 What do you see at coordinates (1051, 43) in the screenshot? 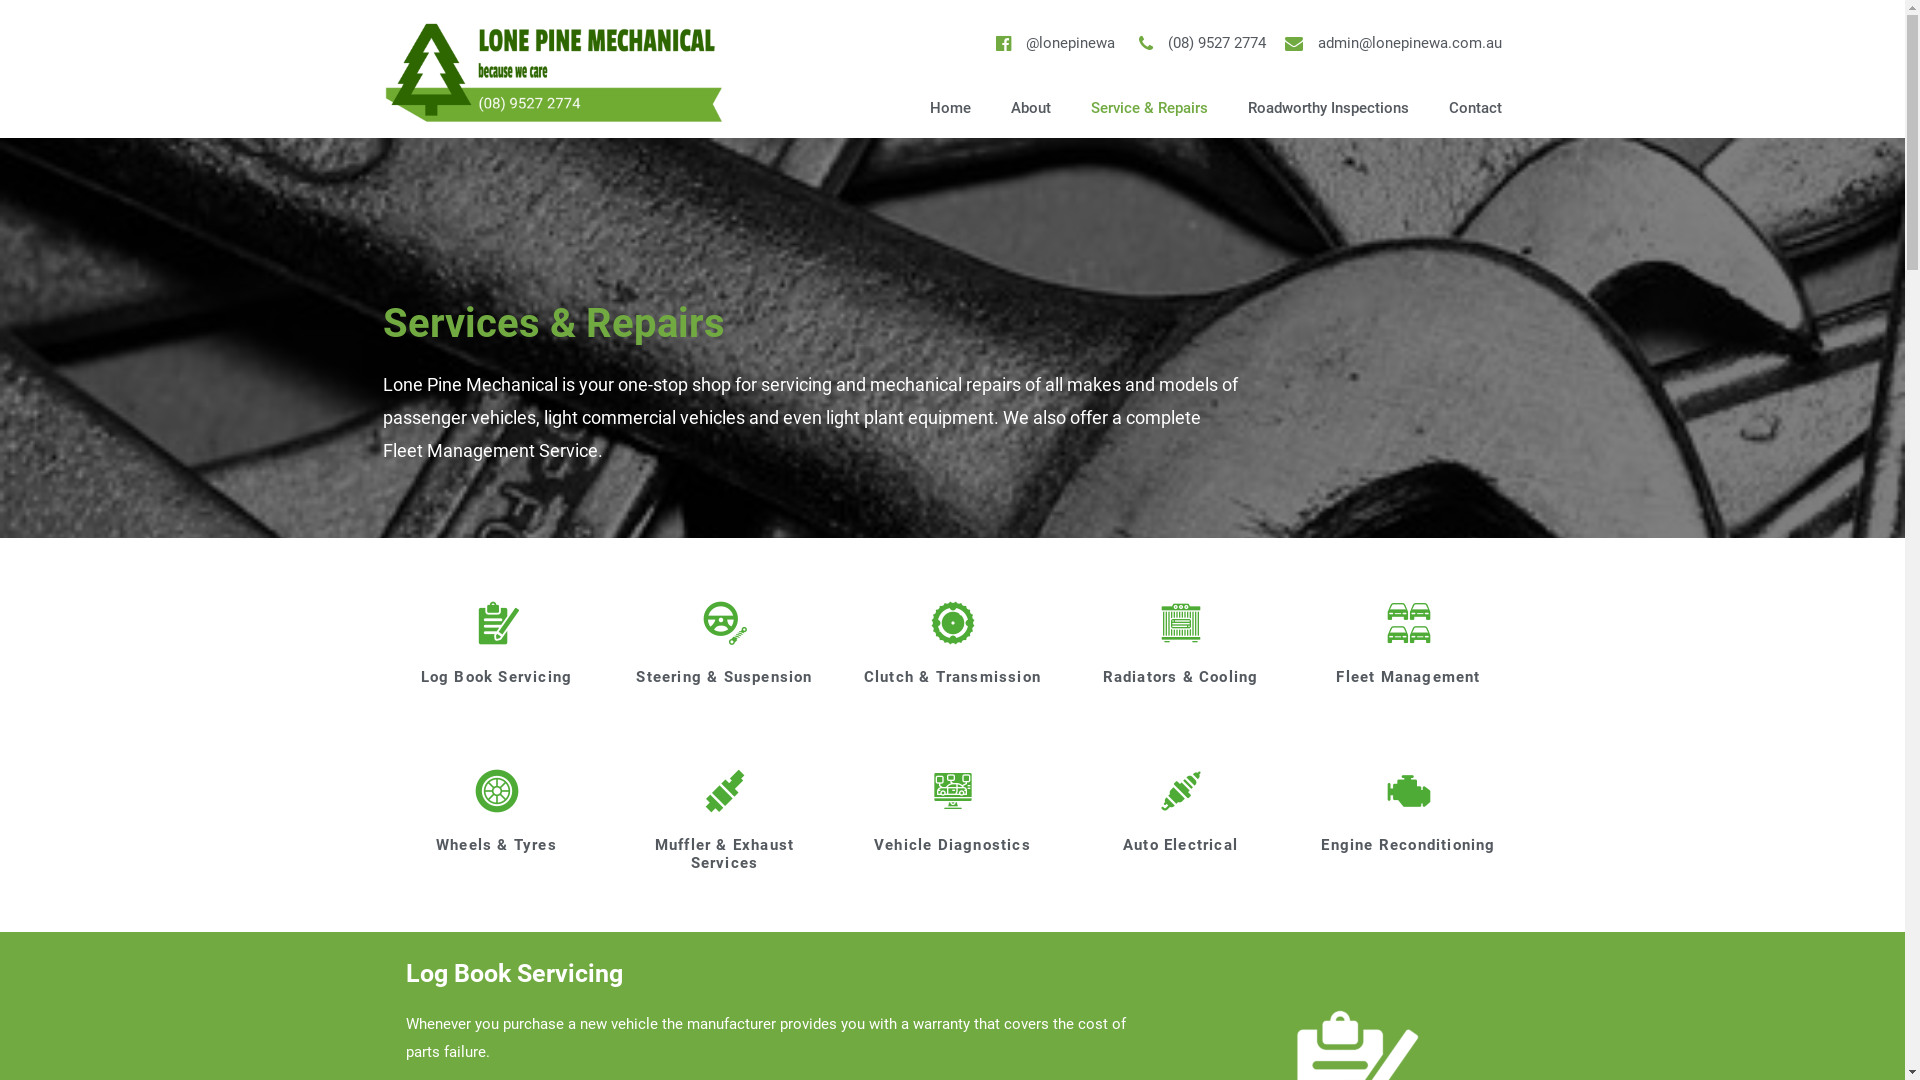
I see `'@lonepinewa'` at bounding box center [1051, 43].